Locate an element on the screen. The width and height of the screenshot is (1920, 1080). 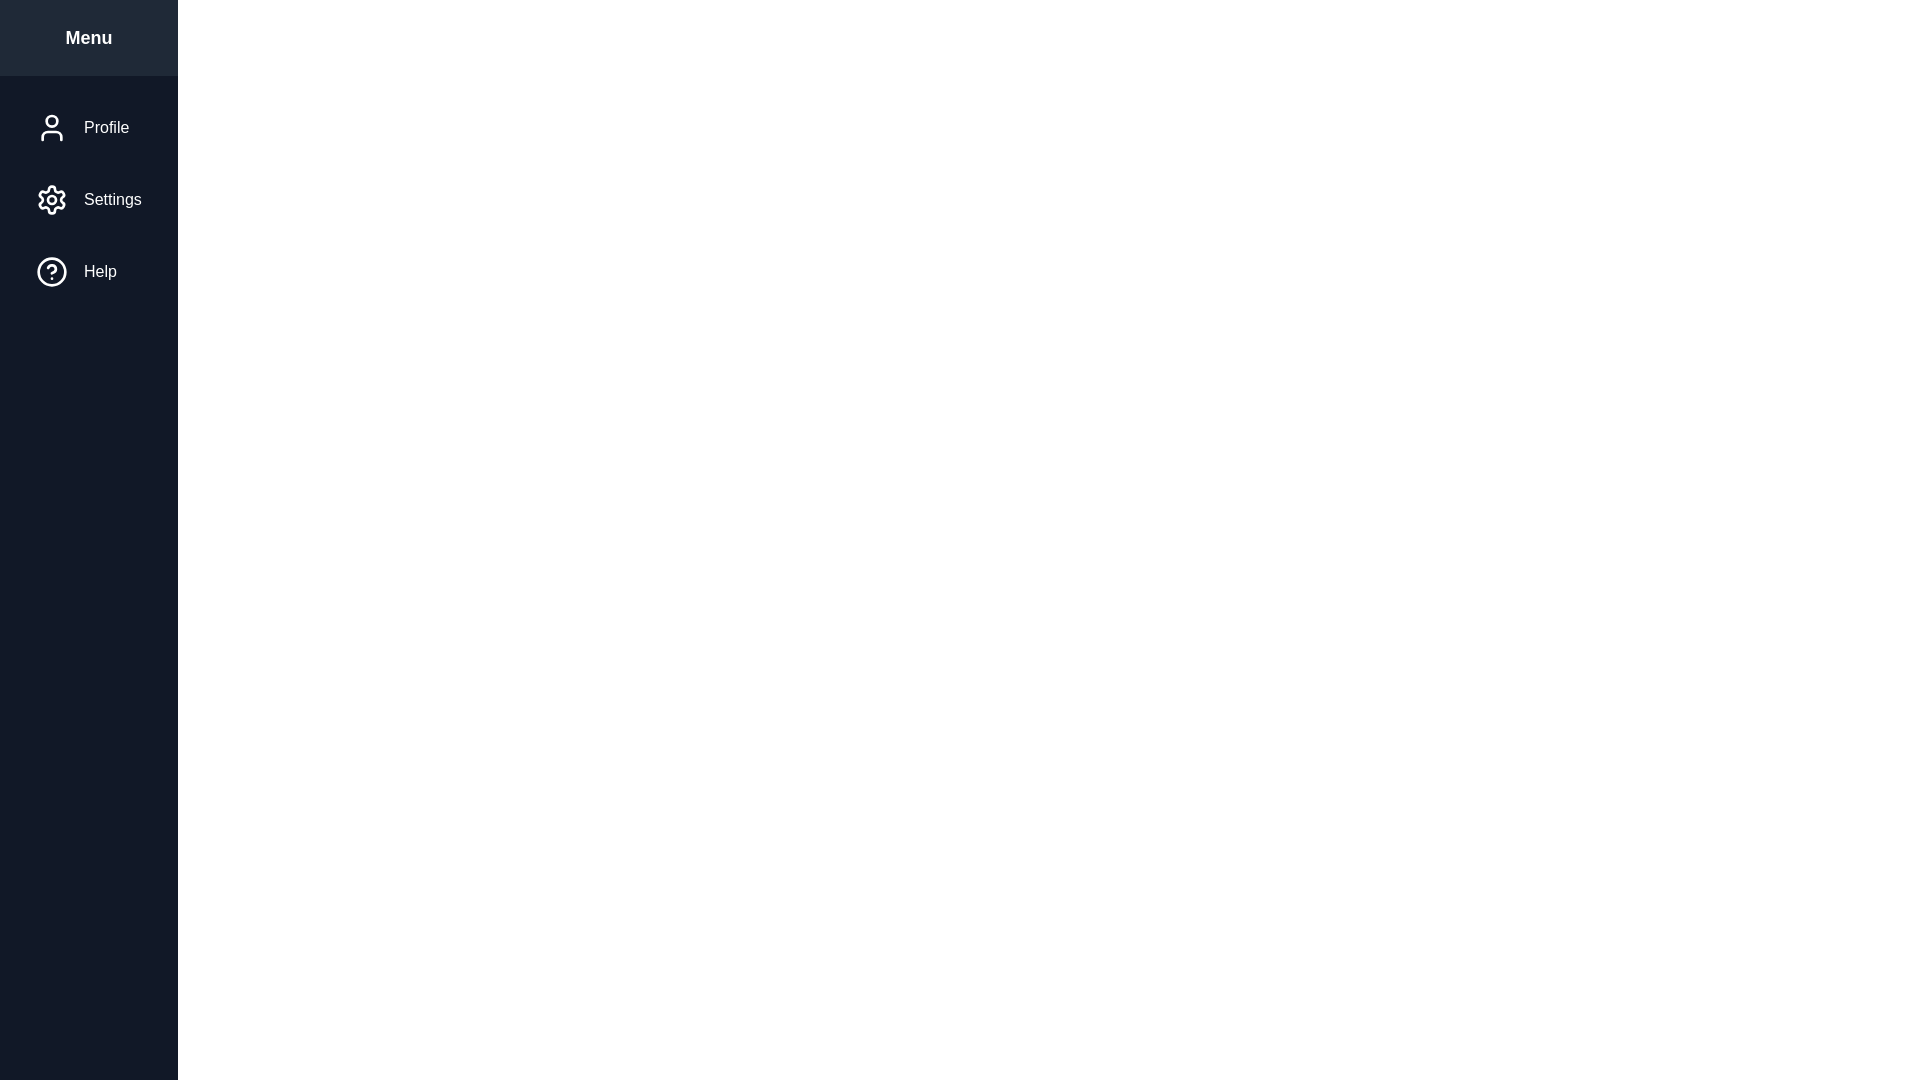
the menu option Profile is located at coordinates (86, 127).